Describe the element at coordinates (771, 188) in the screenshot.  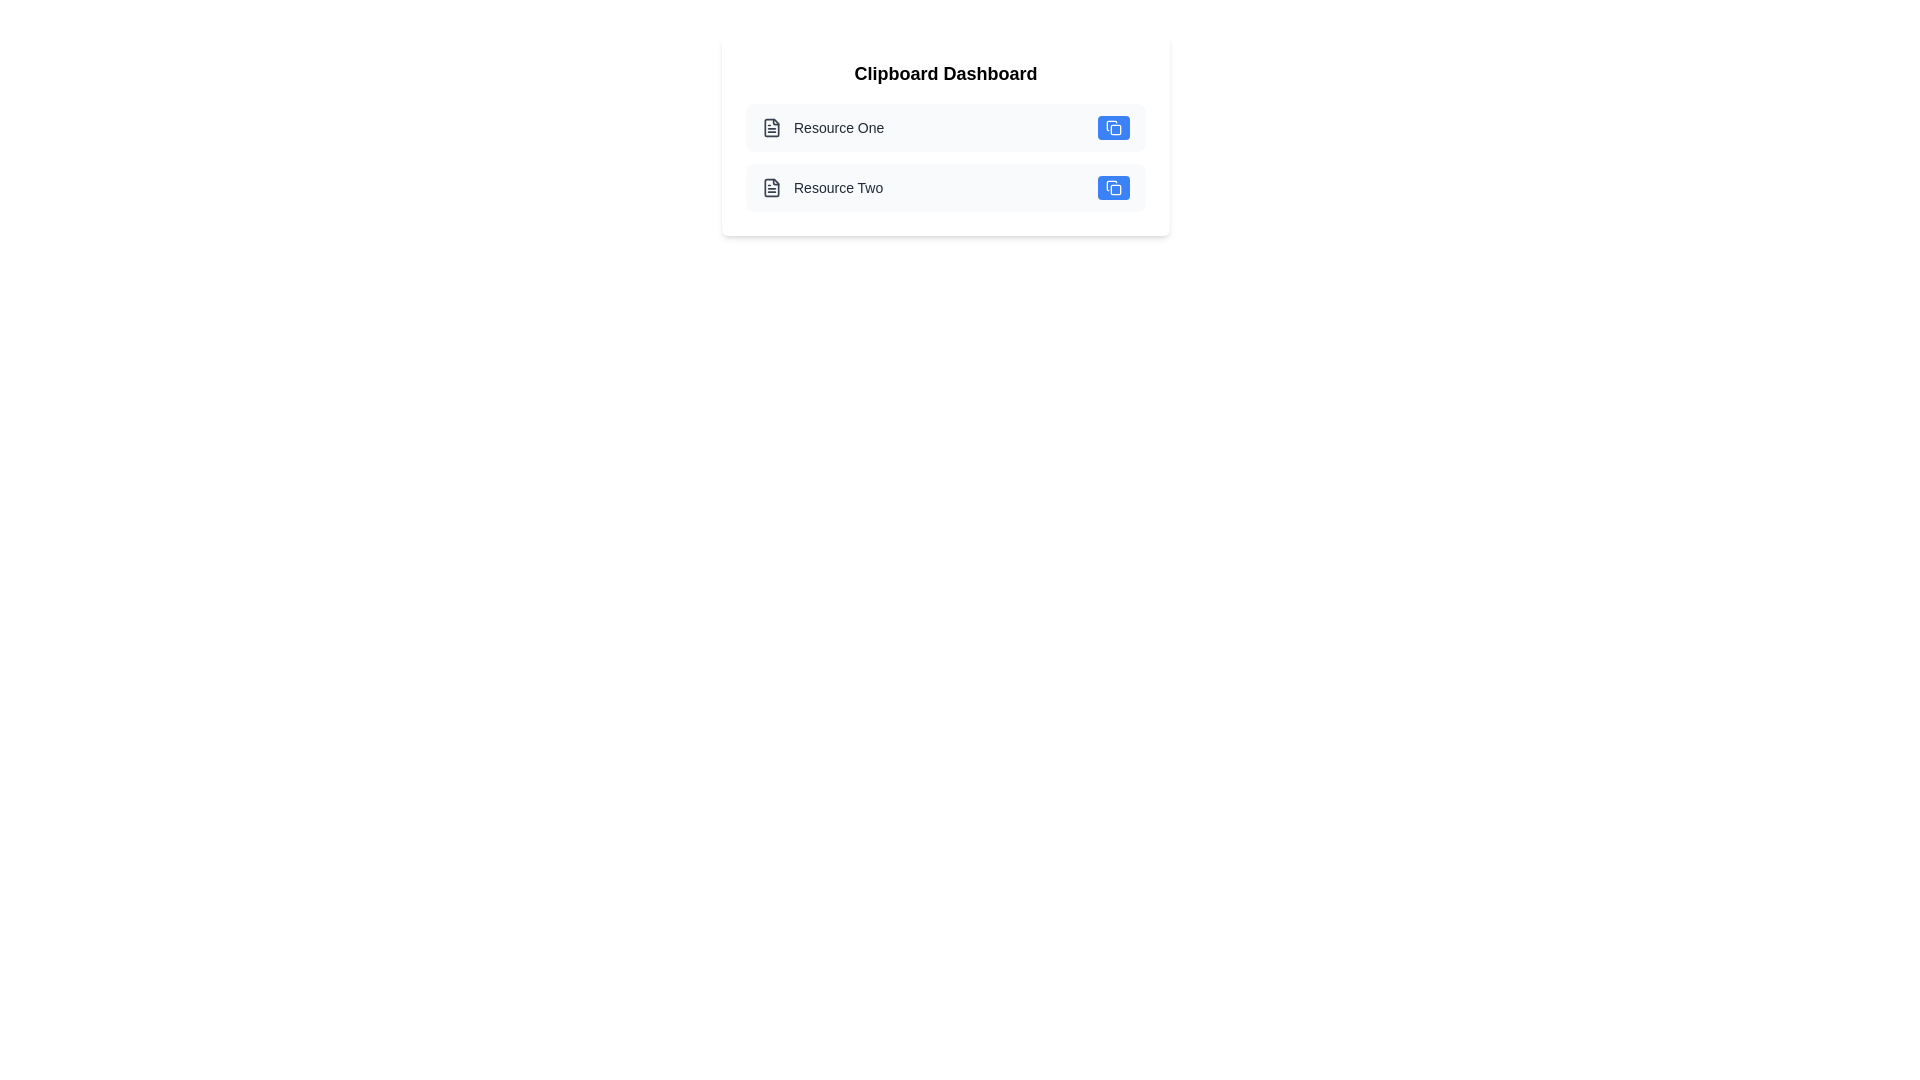
I see `the small document icon with text lines, which is the first icon under 'Resource Two' in the 'Clipboard Dashboard'` at that location.